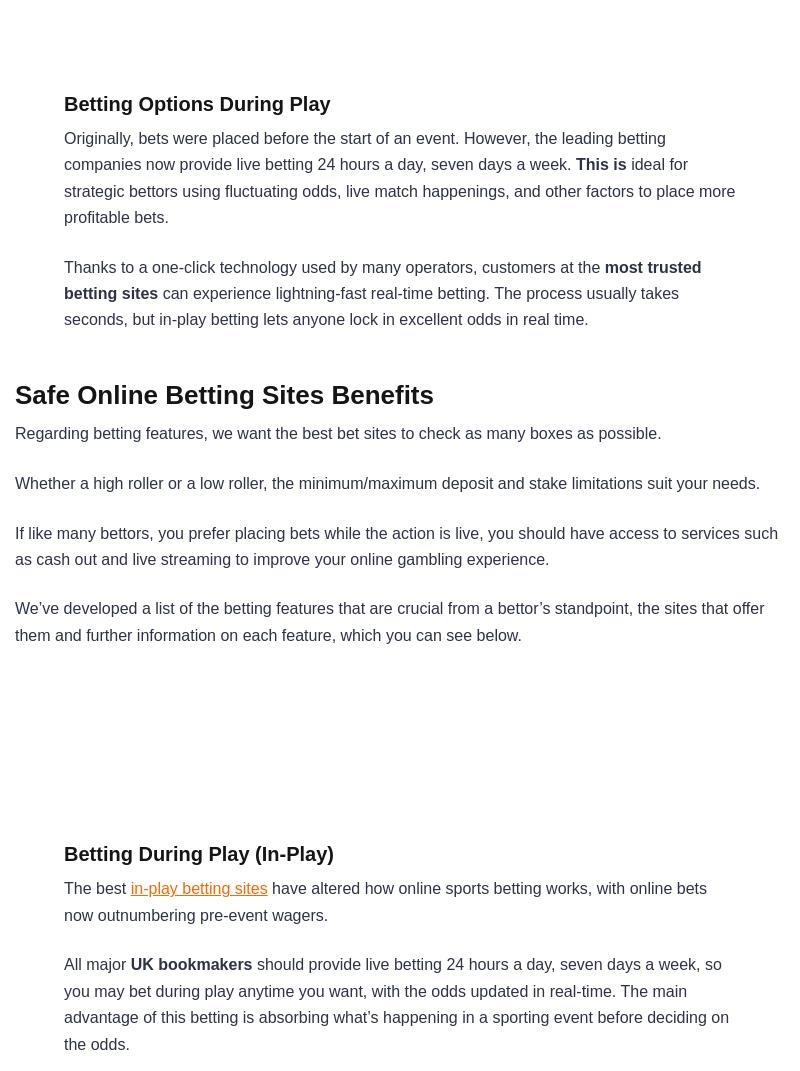 Image resolution: width=800 pixels, height=1071 pixels. Describe the element at coordinates (395, 545) in the screenshot. I see `'If like many bettors, you prefer placing bets while the action is live, you should have access to services such as cash out and live streaming to improve your online gambling experience.'` at that location.